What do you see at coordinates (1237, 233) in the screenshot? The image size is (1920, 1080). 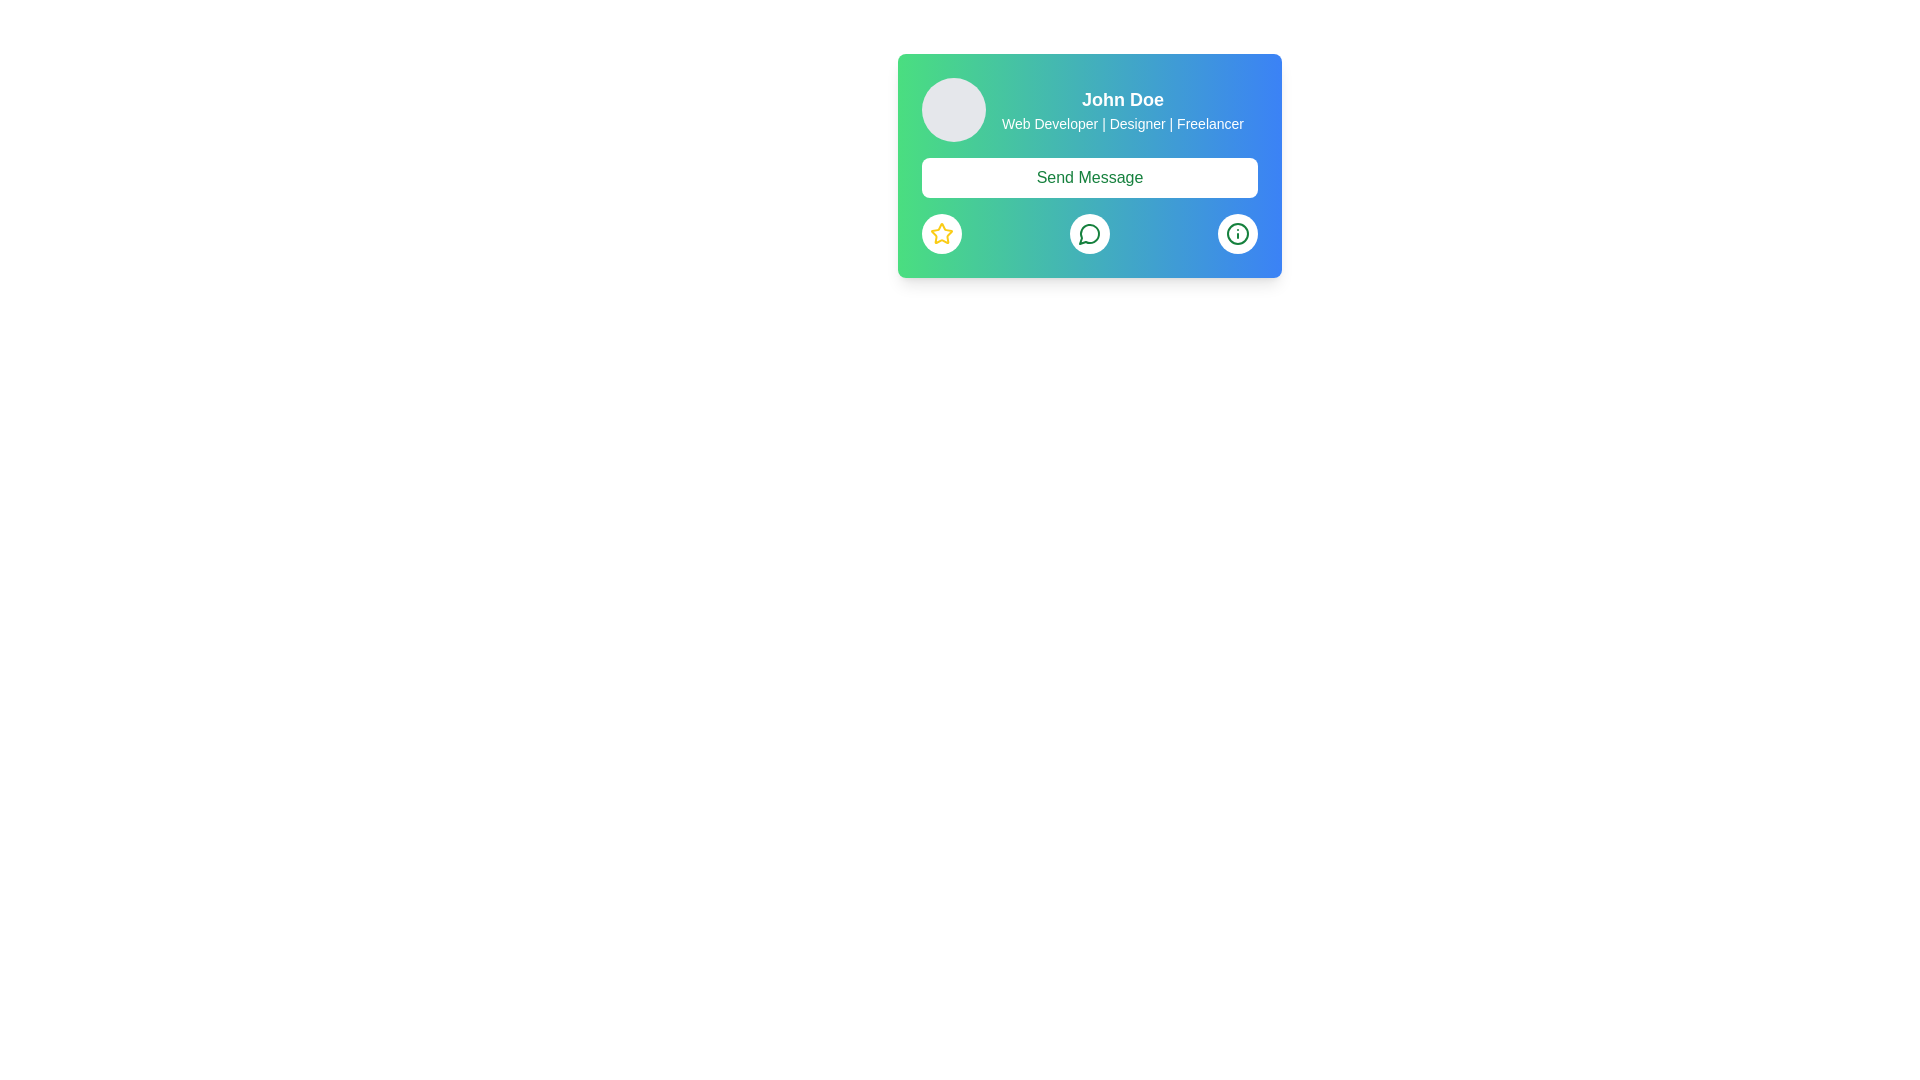 I see `the rightmost circular icon below the 'Send Message' button` at bounding box center [1237, 233].